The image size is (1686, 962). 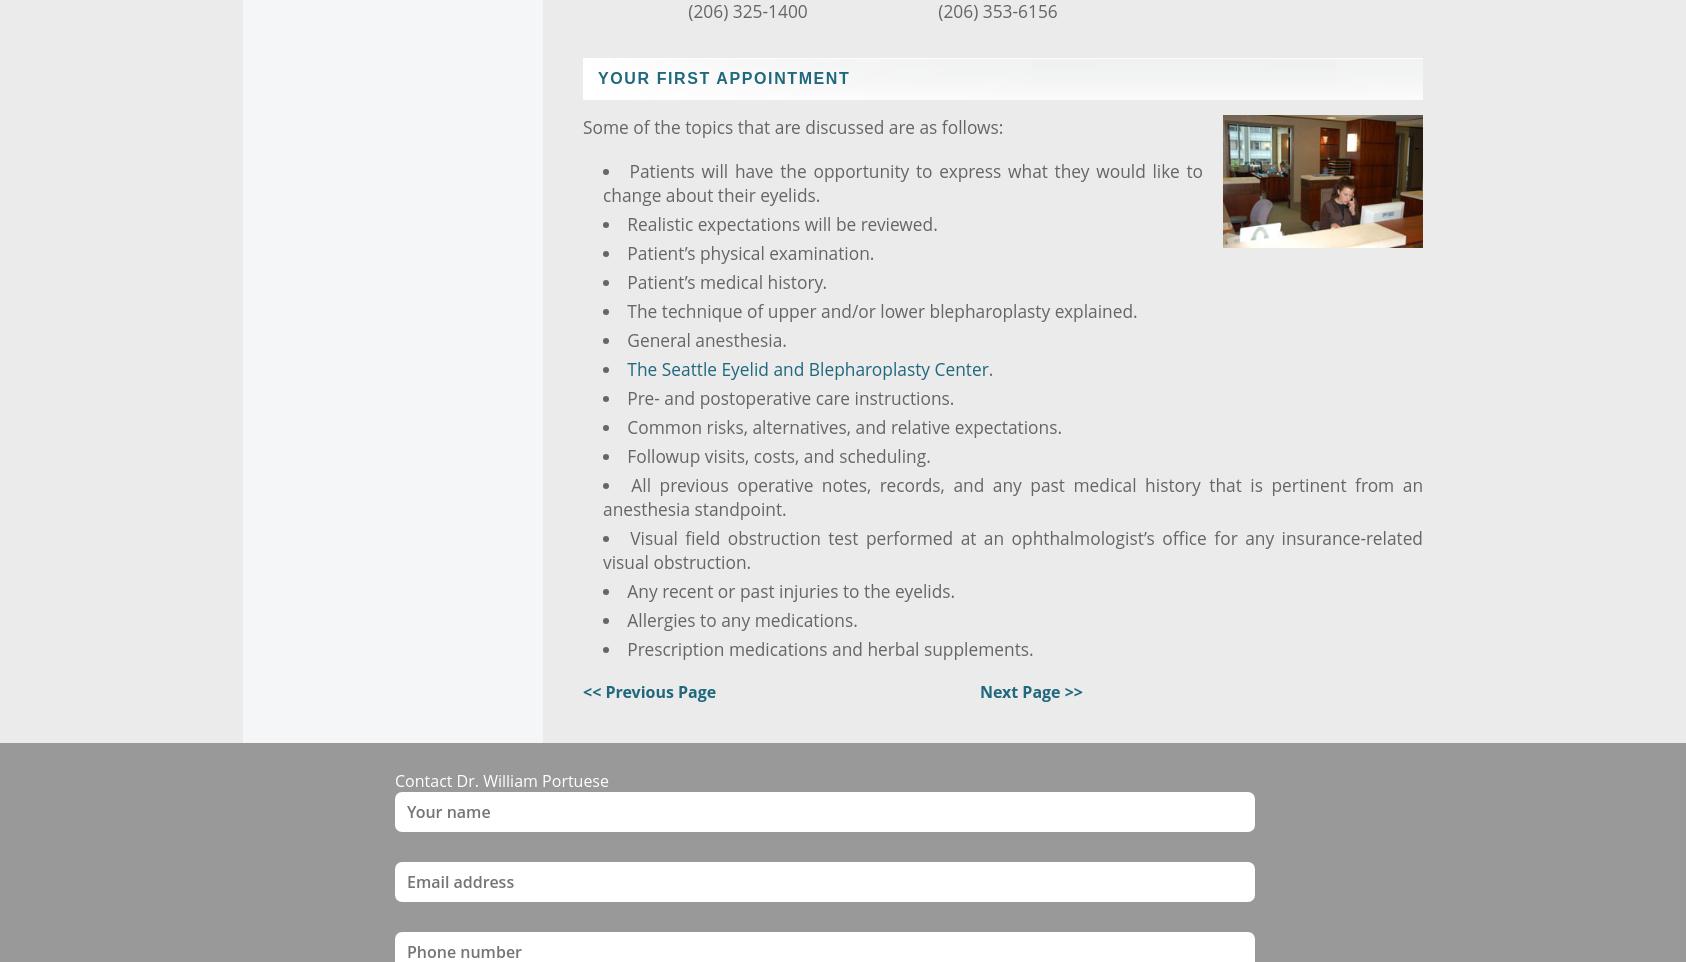 What do you see at coordinates (742, 618) in the screenshot?
I see `'Allergies to any medications.'` at bounding box center [742, 618].